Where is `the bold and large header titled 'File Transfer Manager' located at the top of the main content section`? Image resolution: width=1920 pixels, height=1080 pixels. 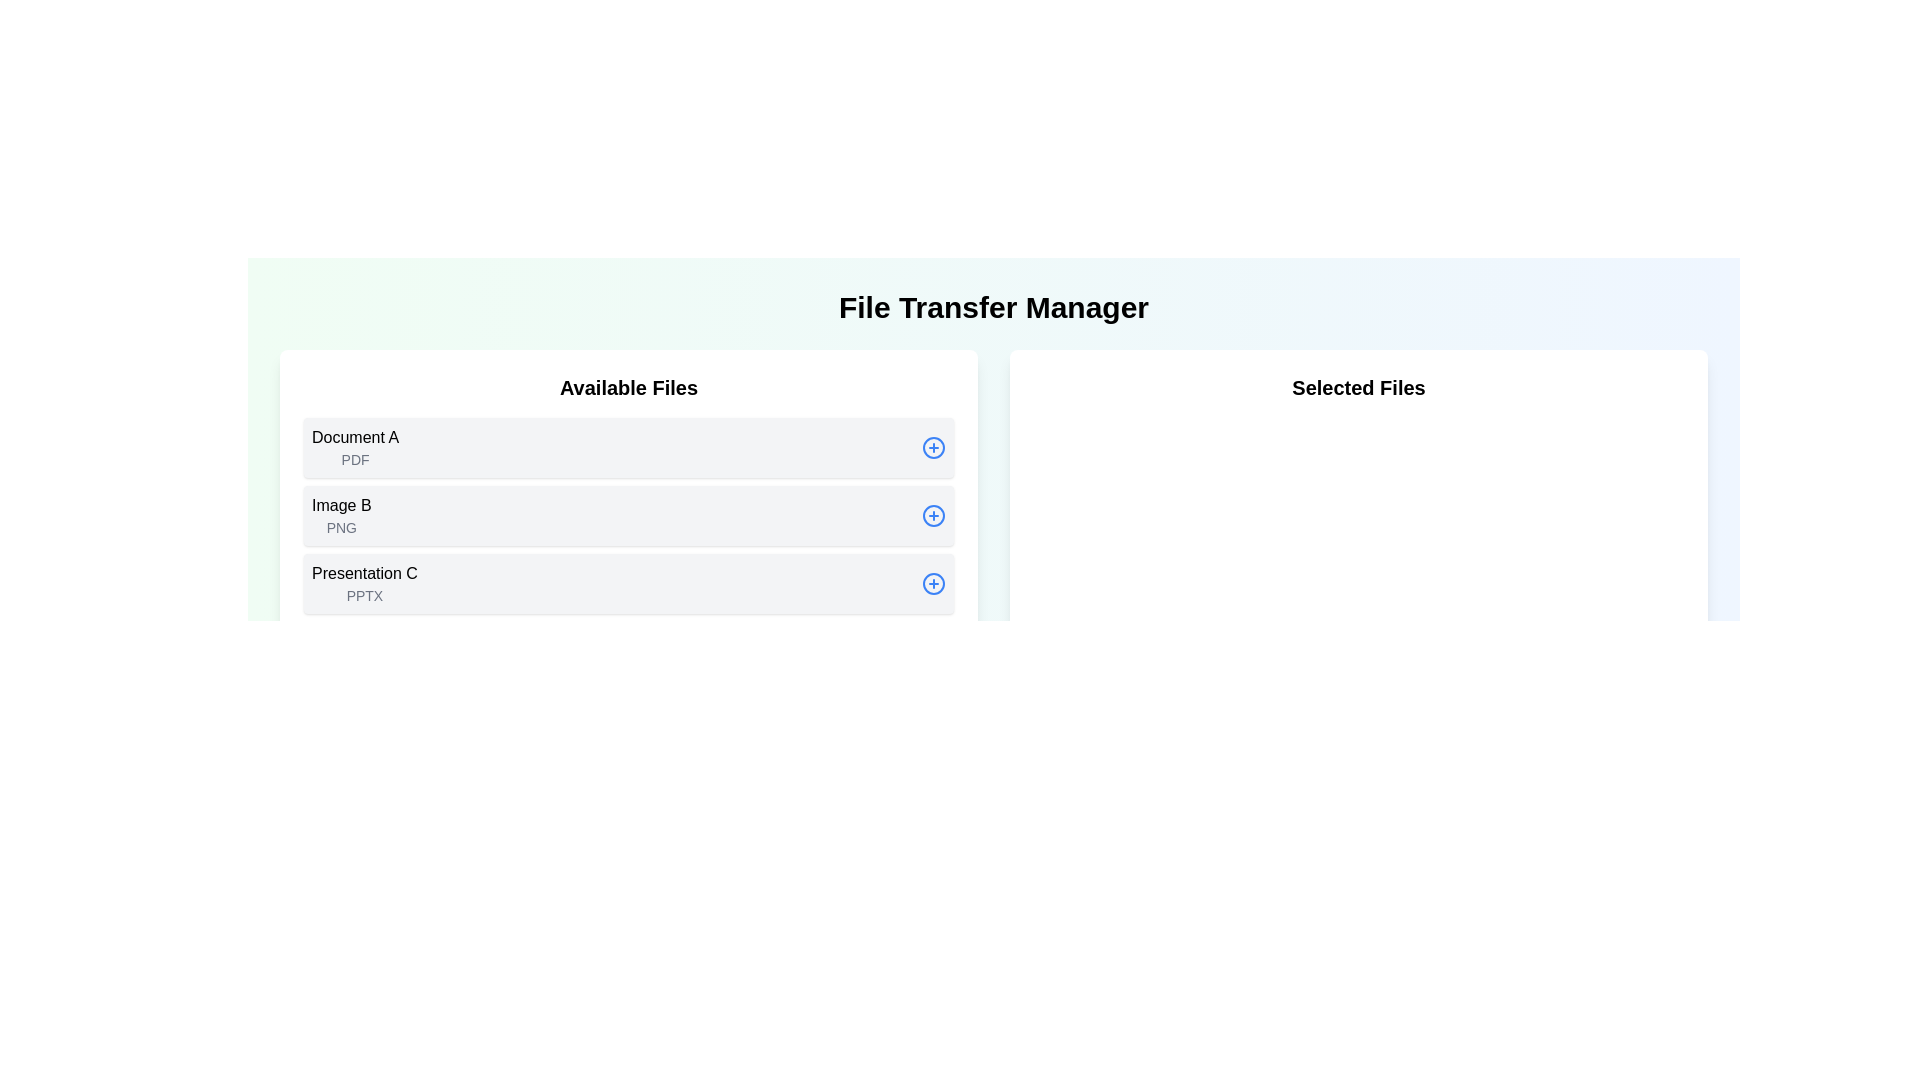
the bold and large header titled 'File Transfer Manager' located at the top of the main content section is located at coordinates (993, 308).